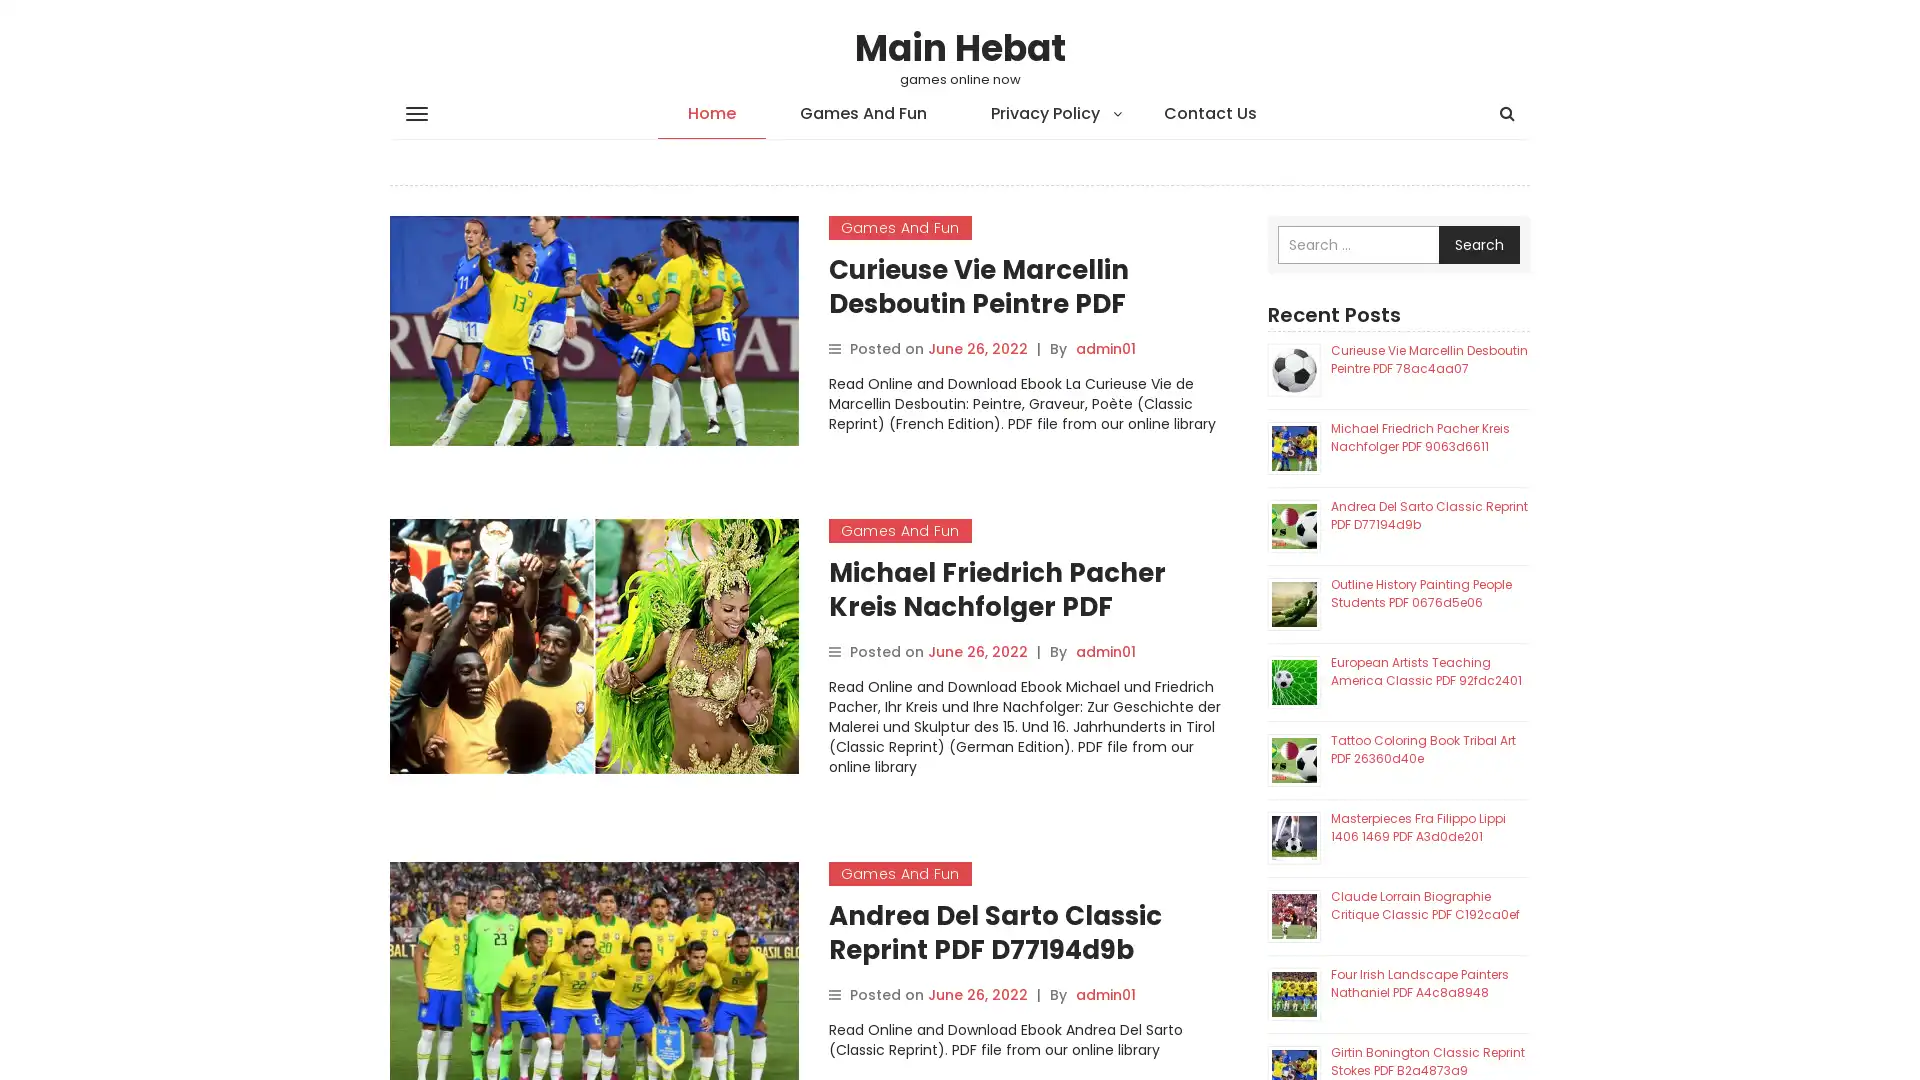 Image resolution: width=1920 pixels, height=1080 pixels. Describe the element at coordinates (1479, 244) in the screenshot. I see `Search` at that location.